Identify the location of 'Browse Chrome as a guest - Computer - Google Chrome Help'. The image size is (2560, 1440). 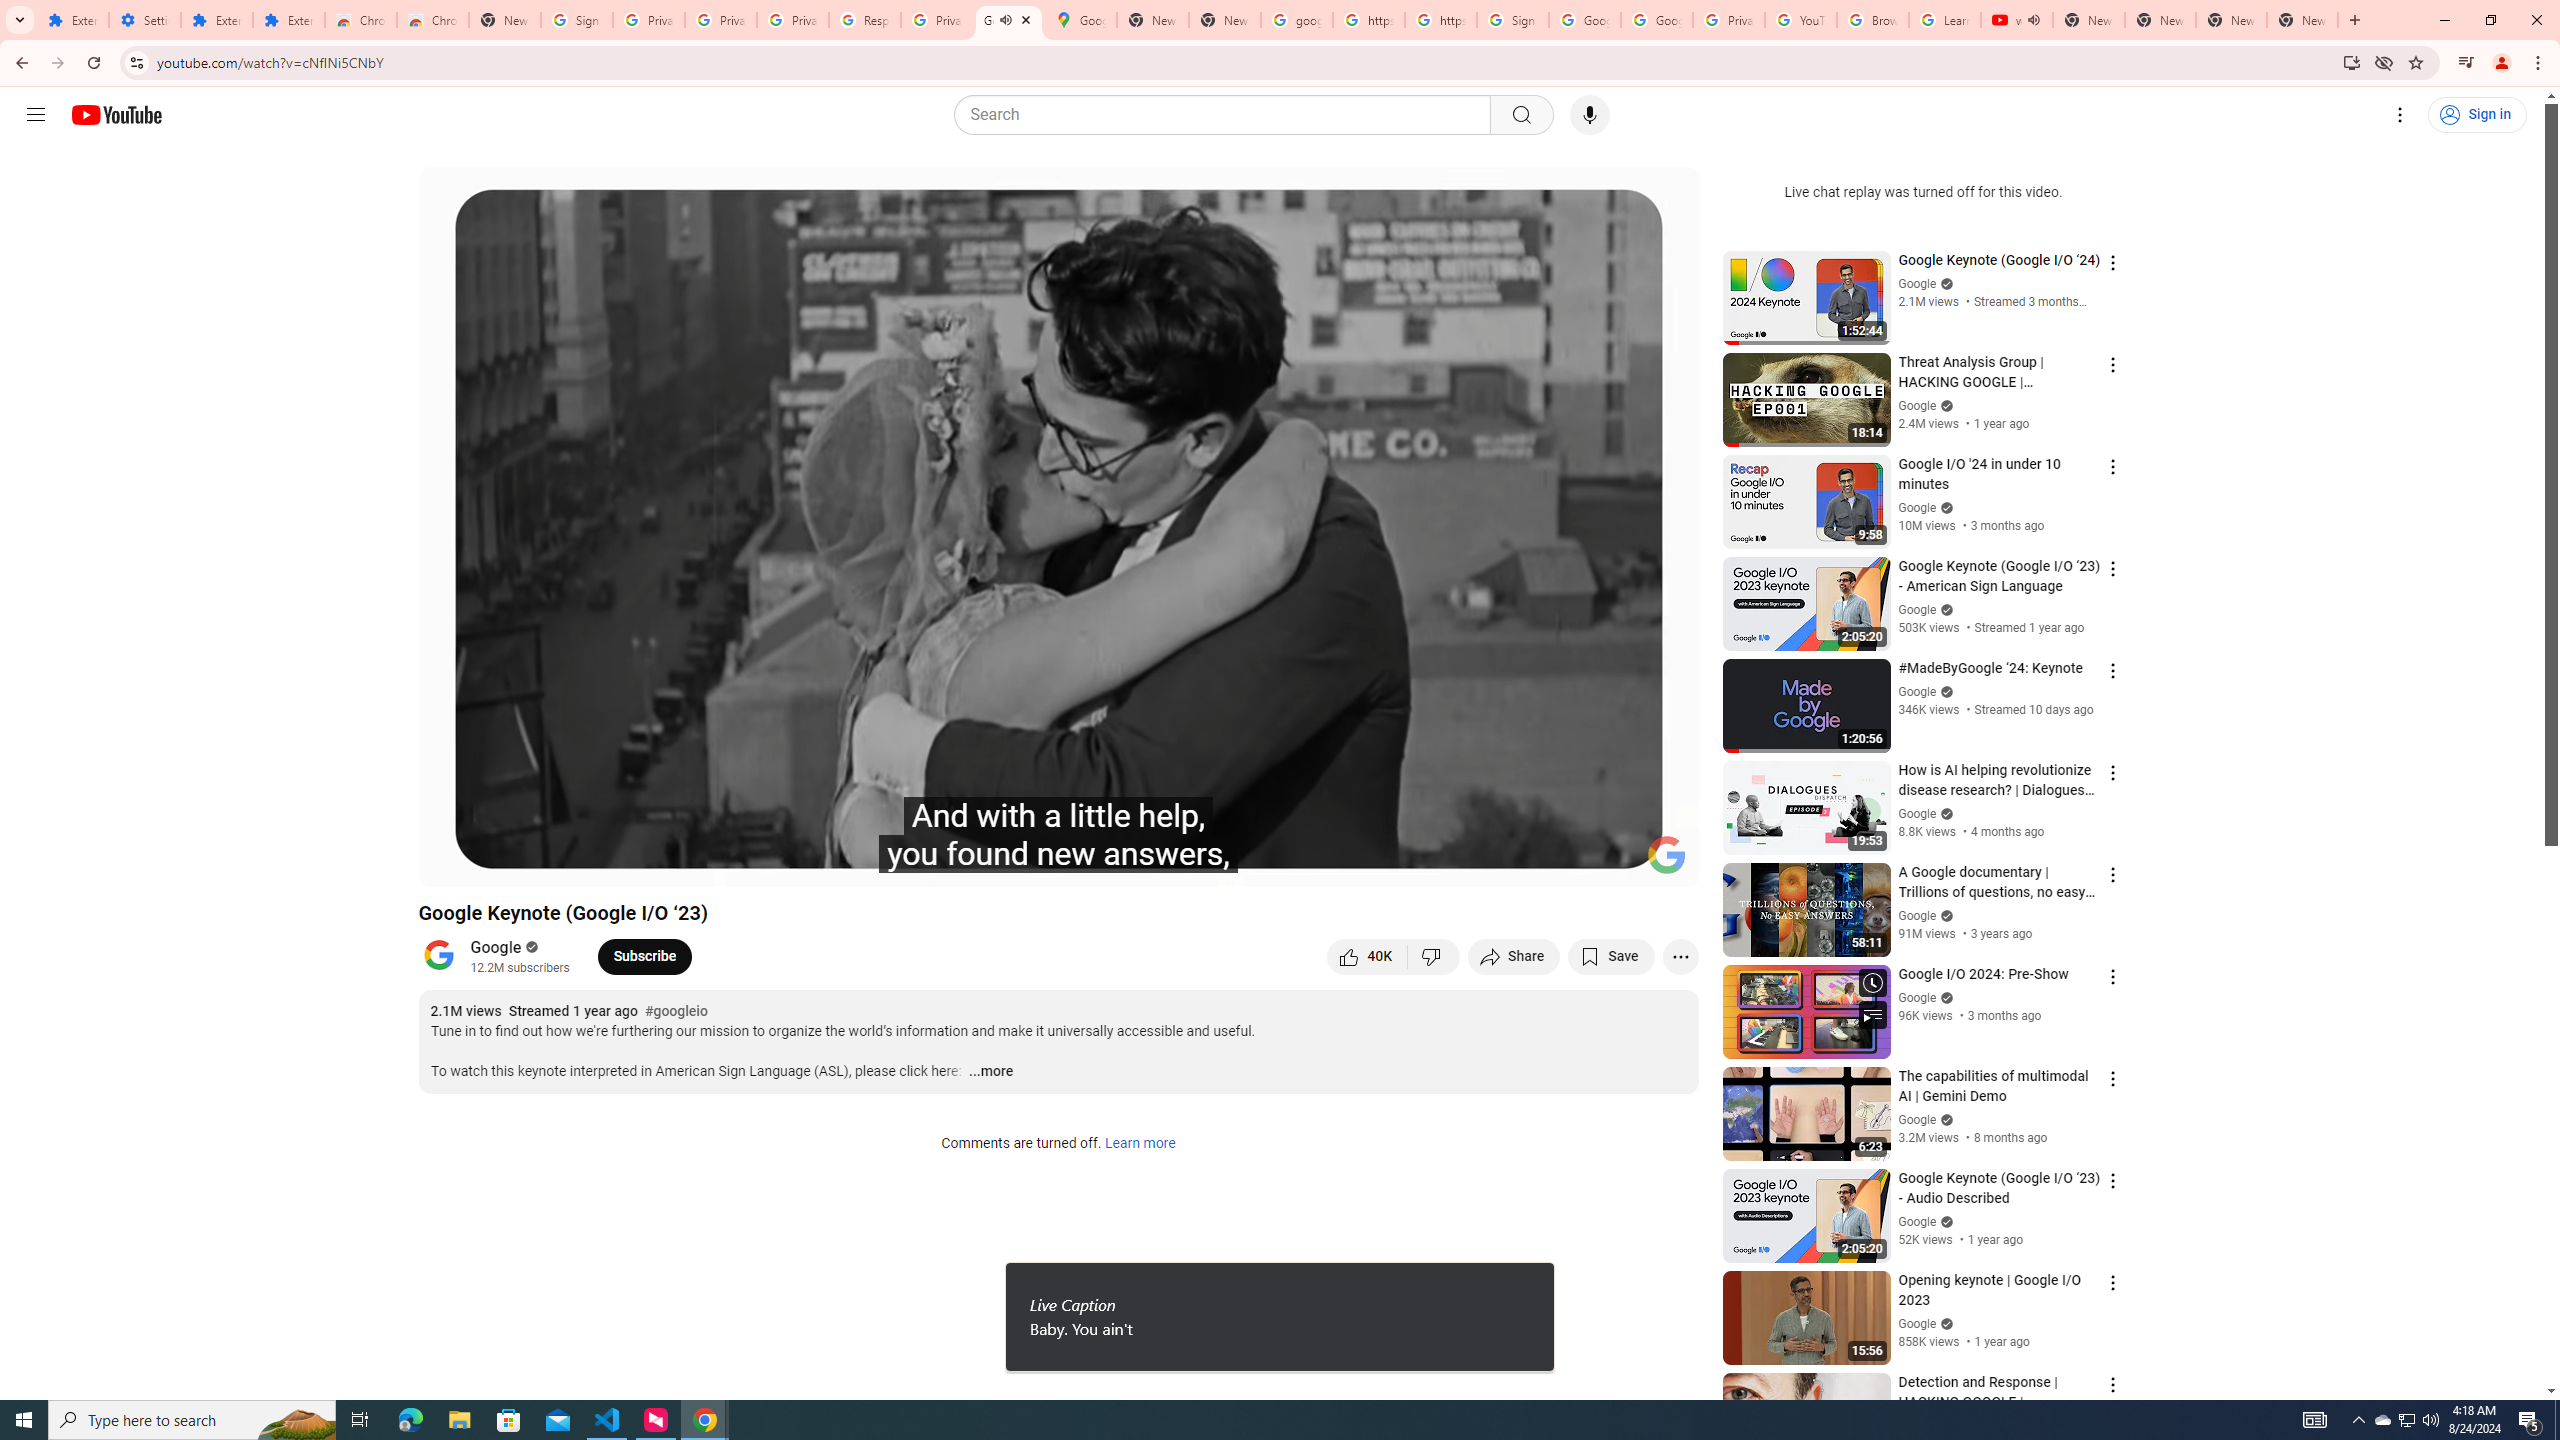
(1871, 19).